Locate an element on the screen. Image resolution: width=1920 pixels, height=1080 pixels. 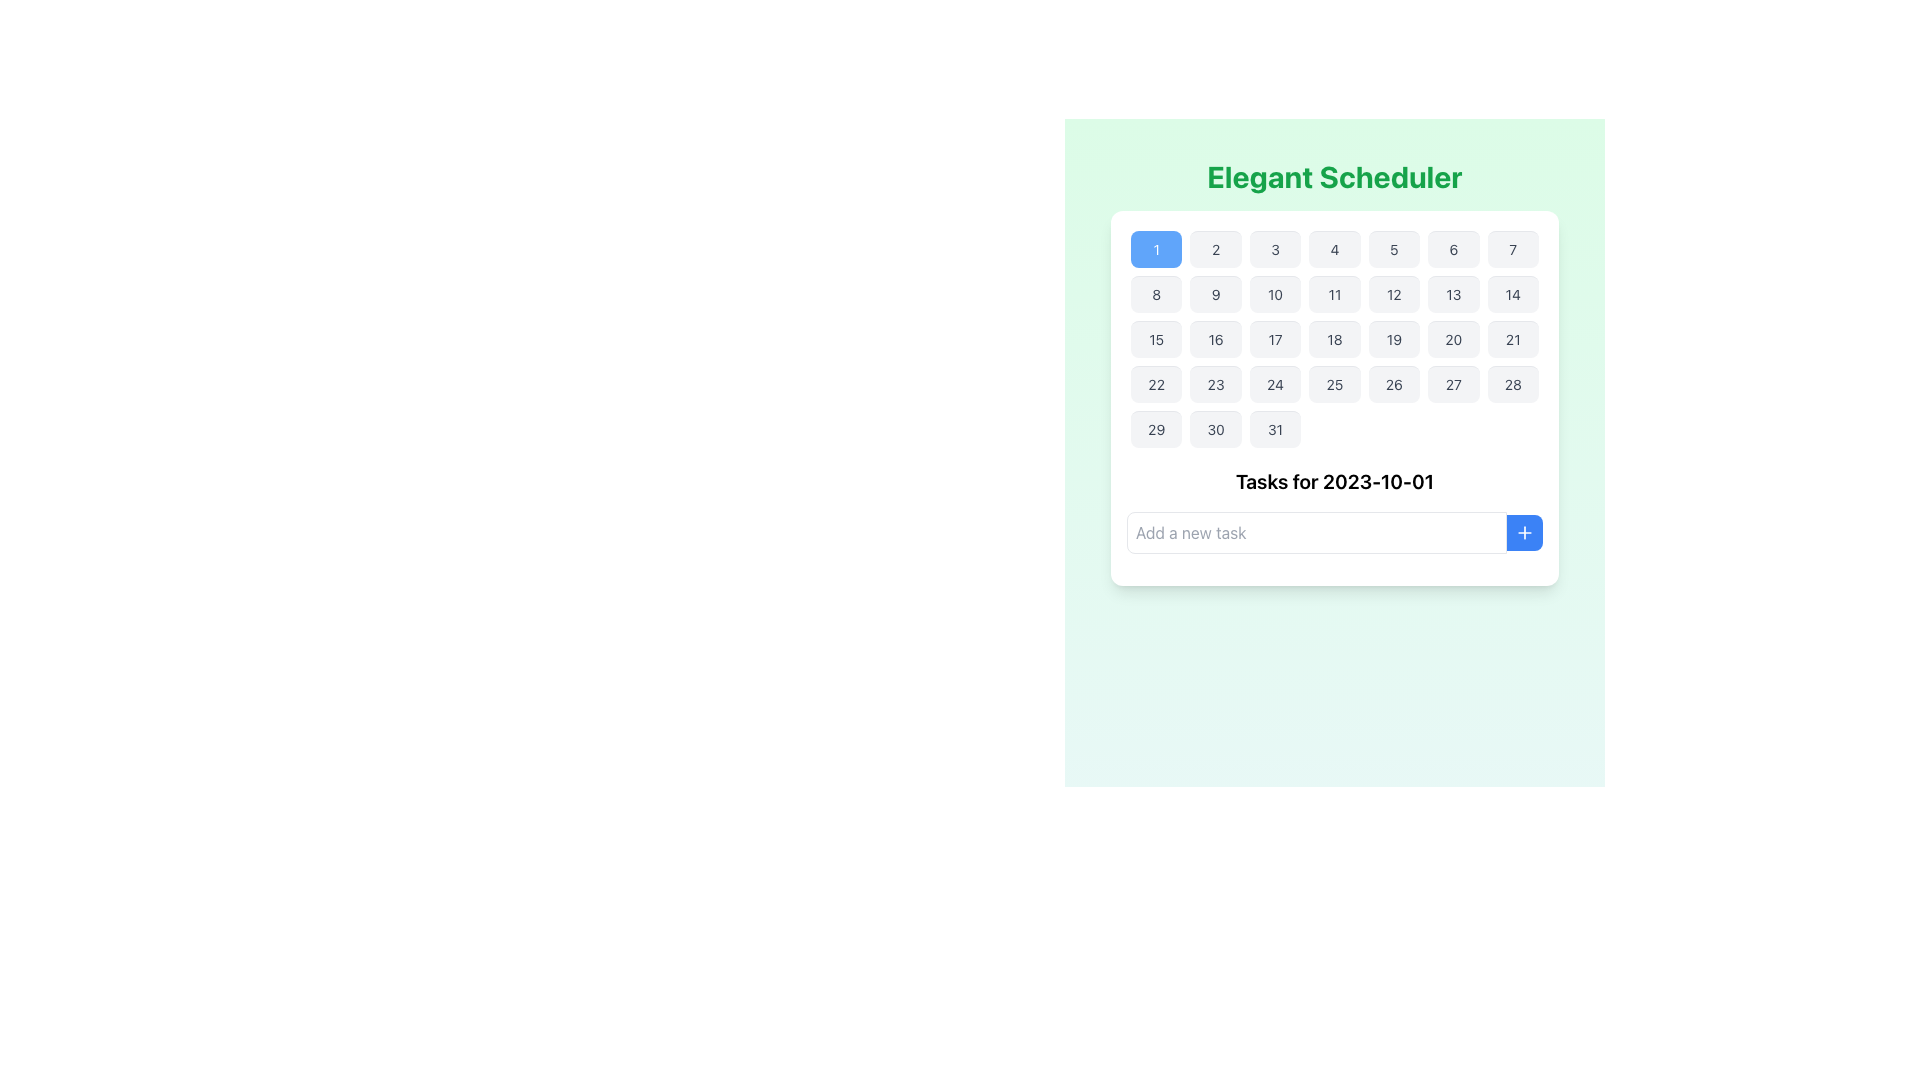
the button displaying the number '14' in the second row, seventh column of the calendar grid is located at coordinates (1513, 294).